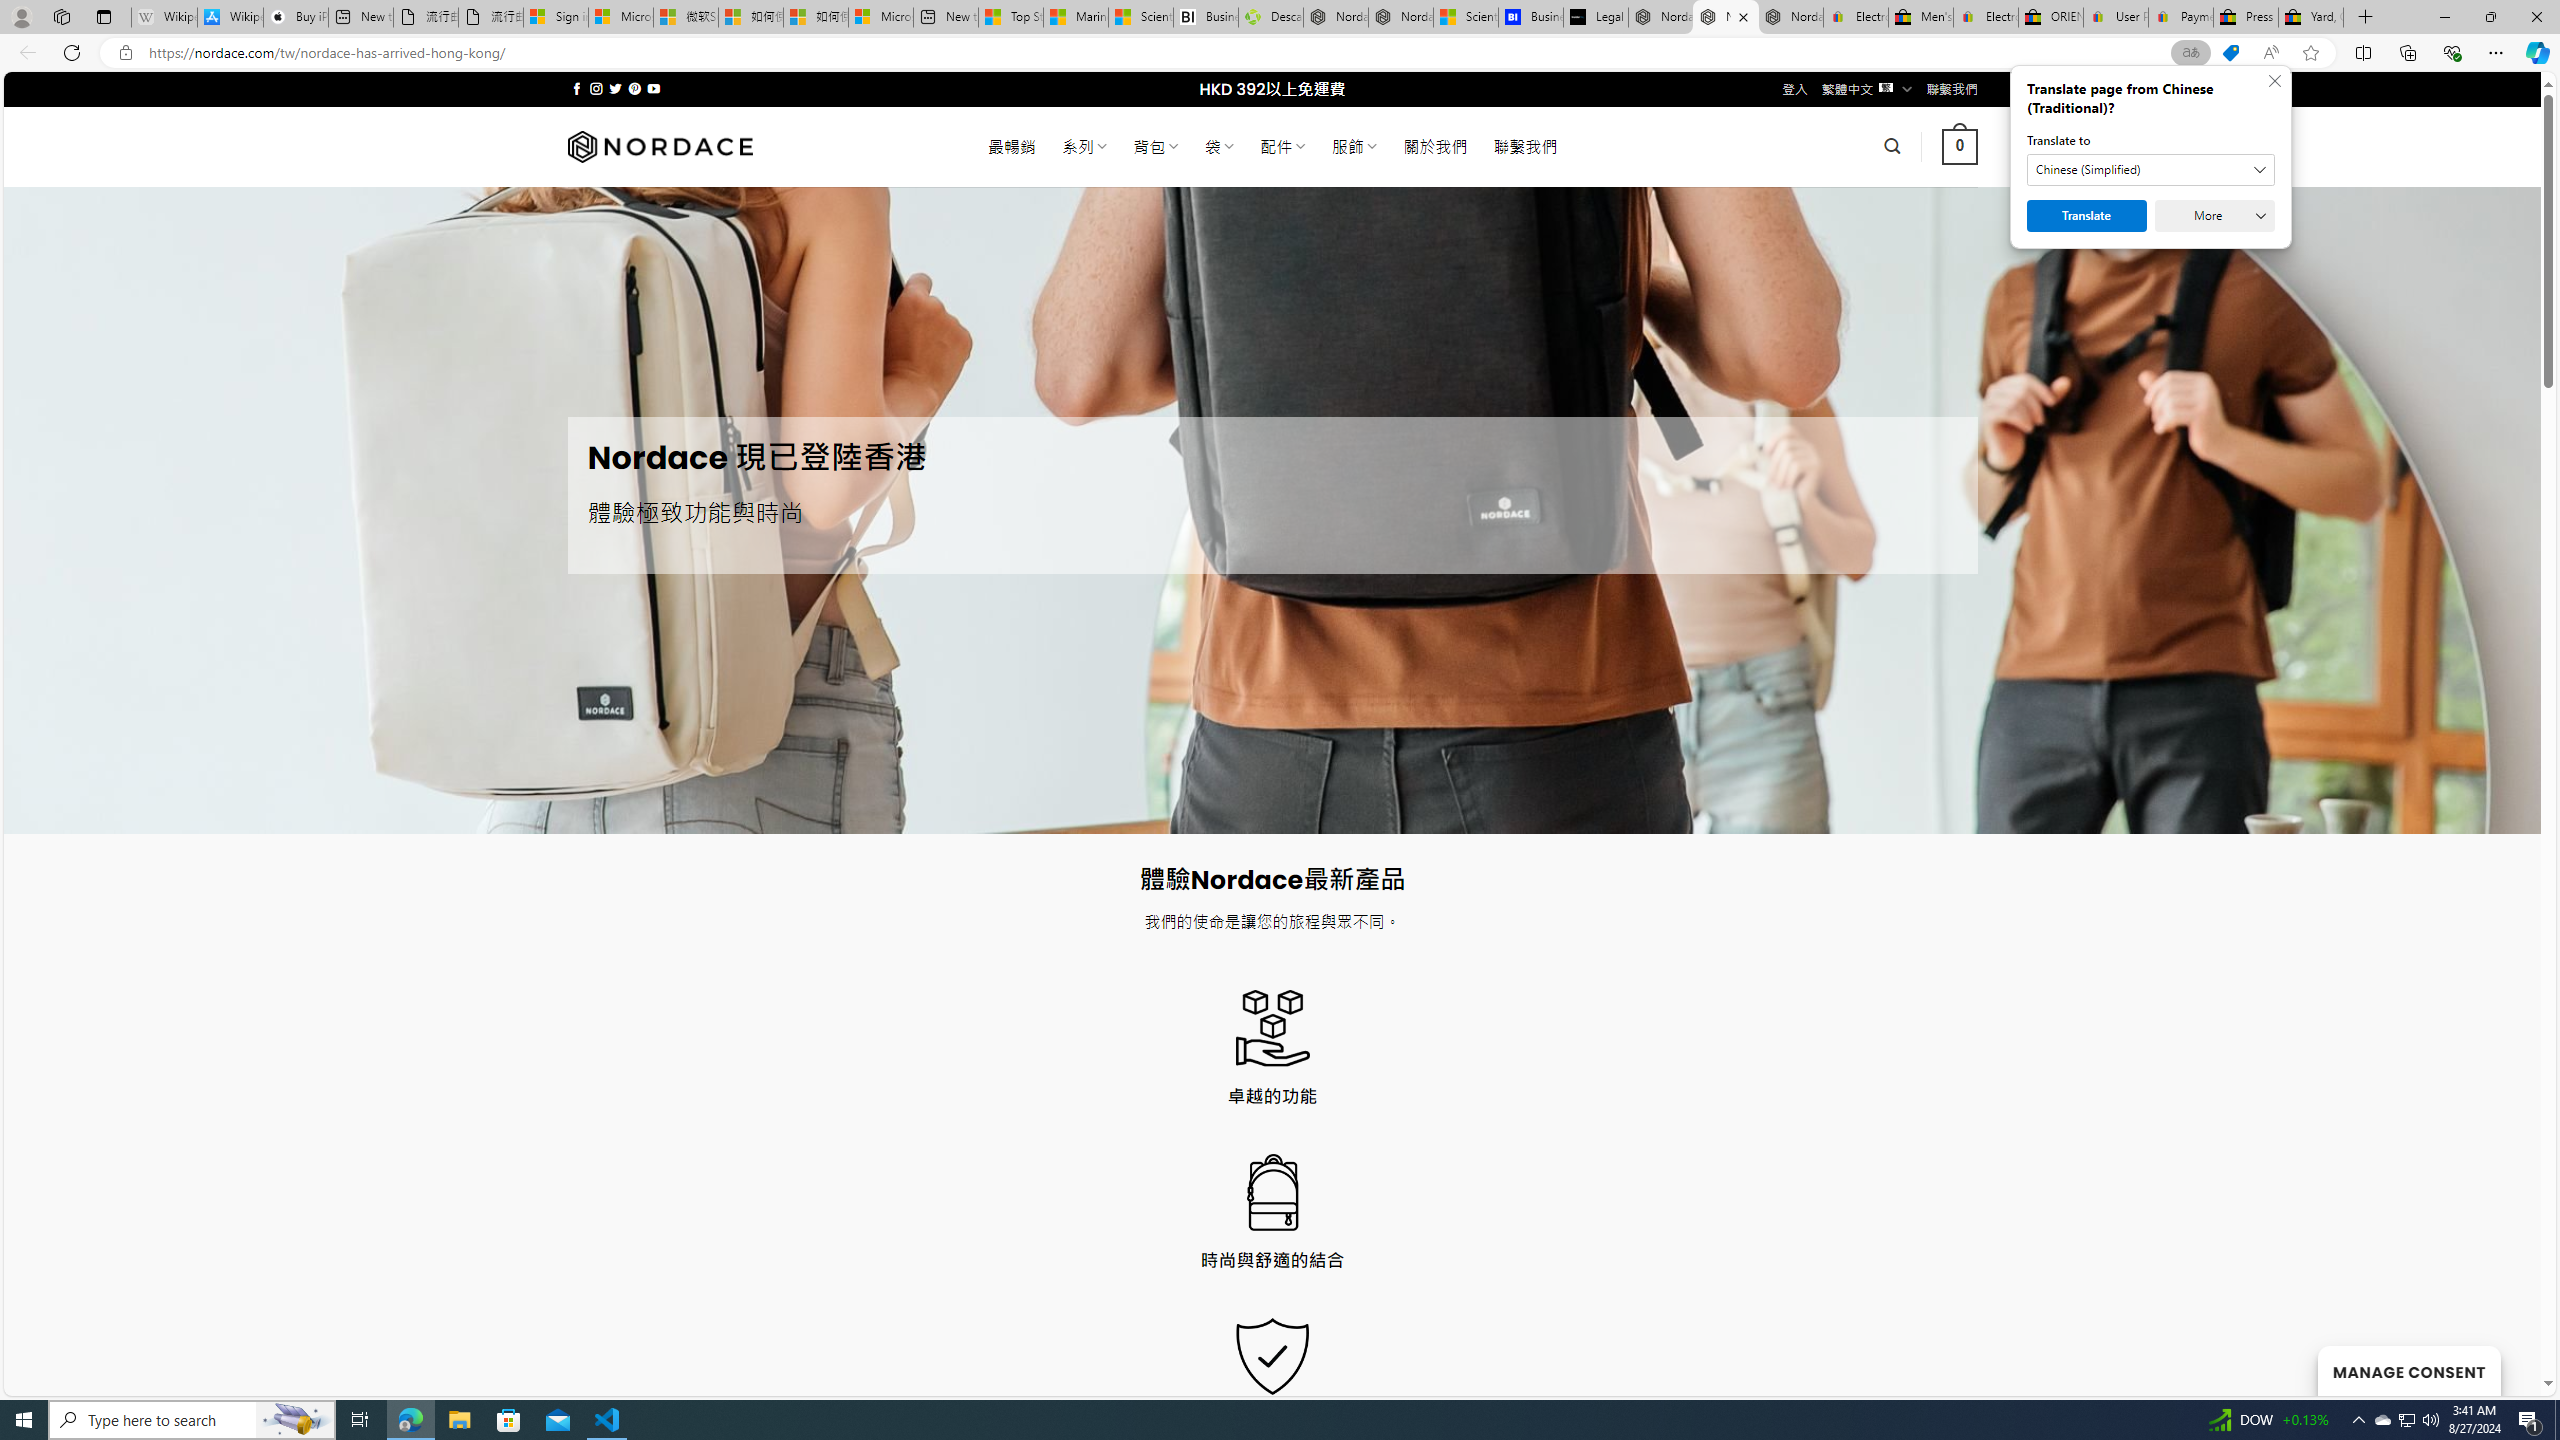  Describe the element at coordinates (2151, 168) in the screenshot. I see `'Translate to'` at that location.